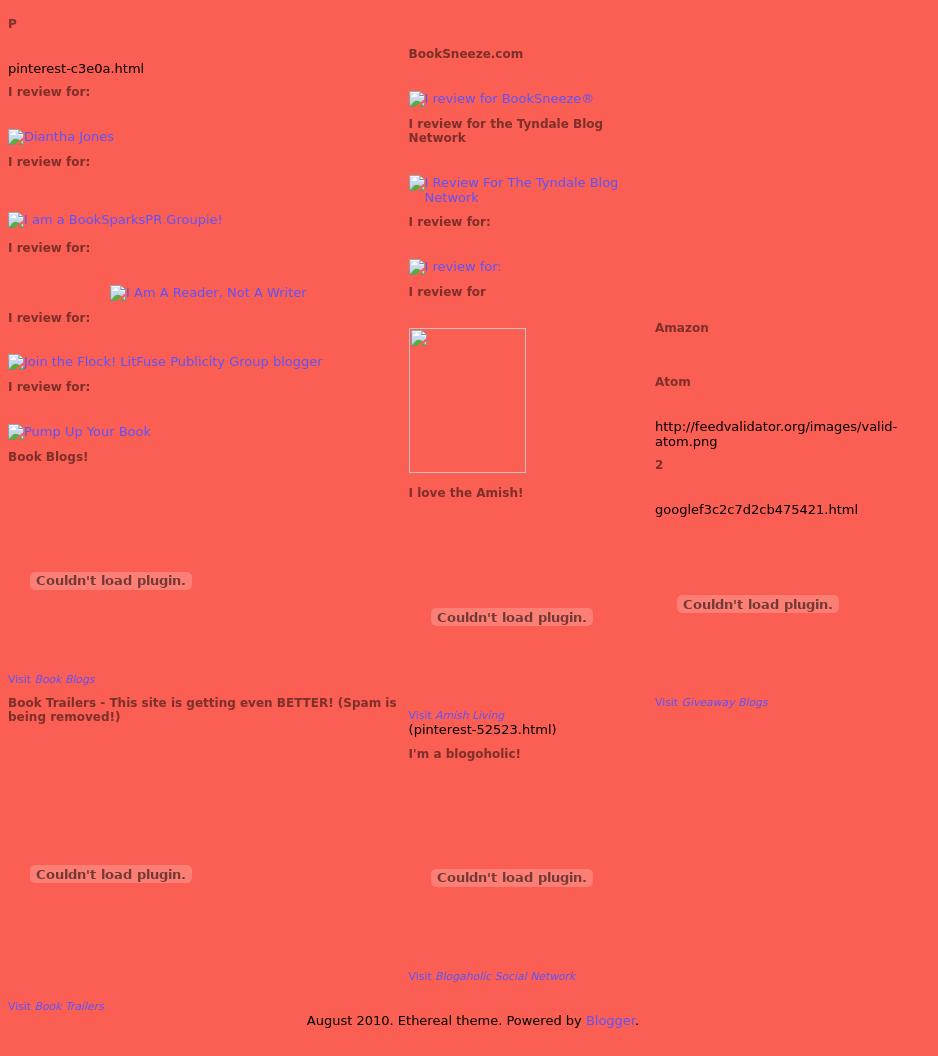 The width and height of the screenshot is (938, 1056). I want to click on 'http://feedvalidator.org/images/valid-atom.png', so click(775, 432).